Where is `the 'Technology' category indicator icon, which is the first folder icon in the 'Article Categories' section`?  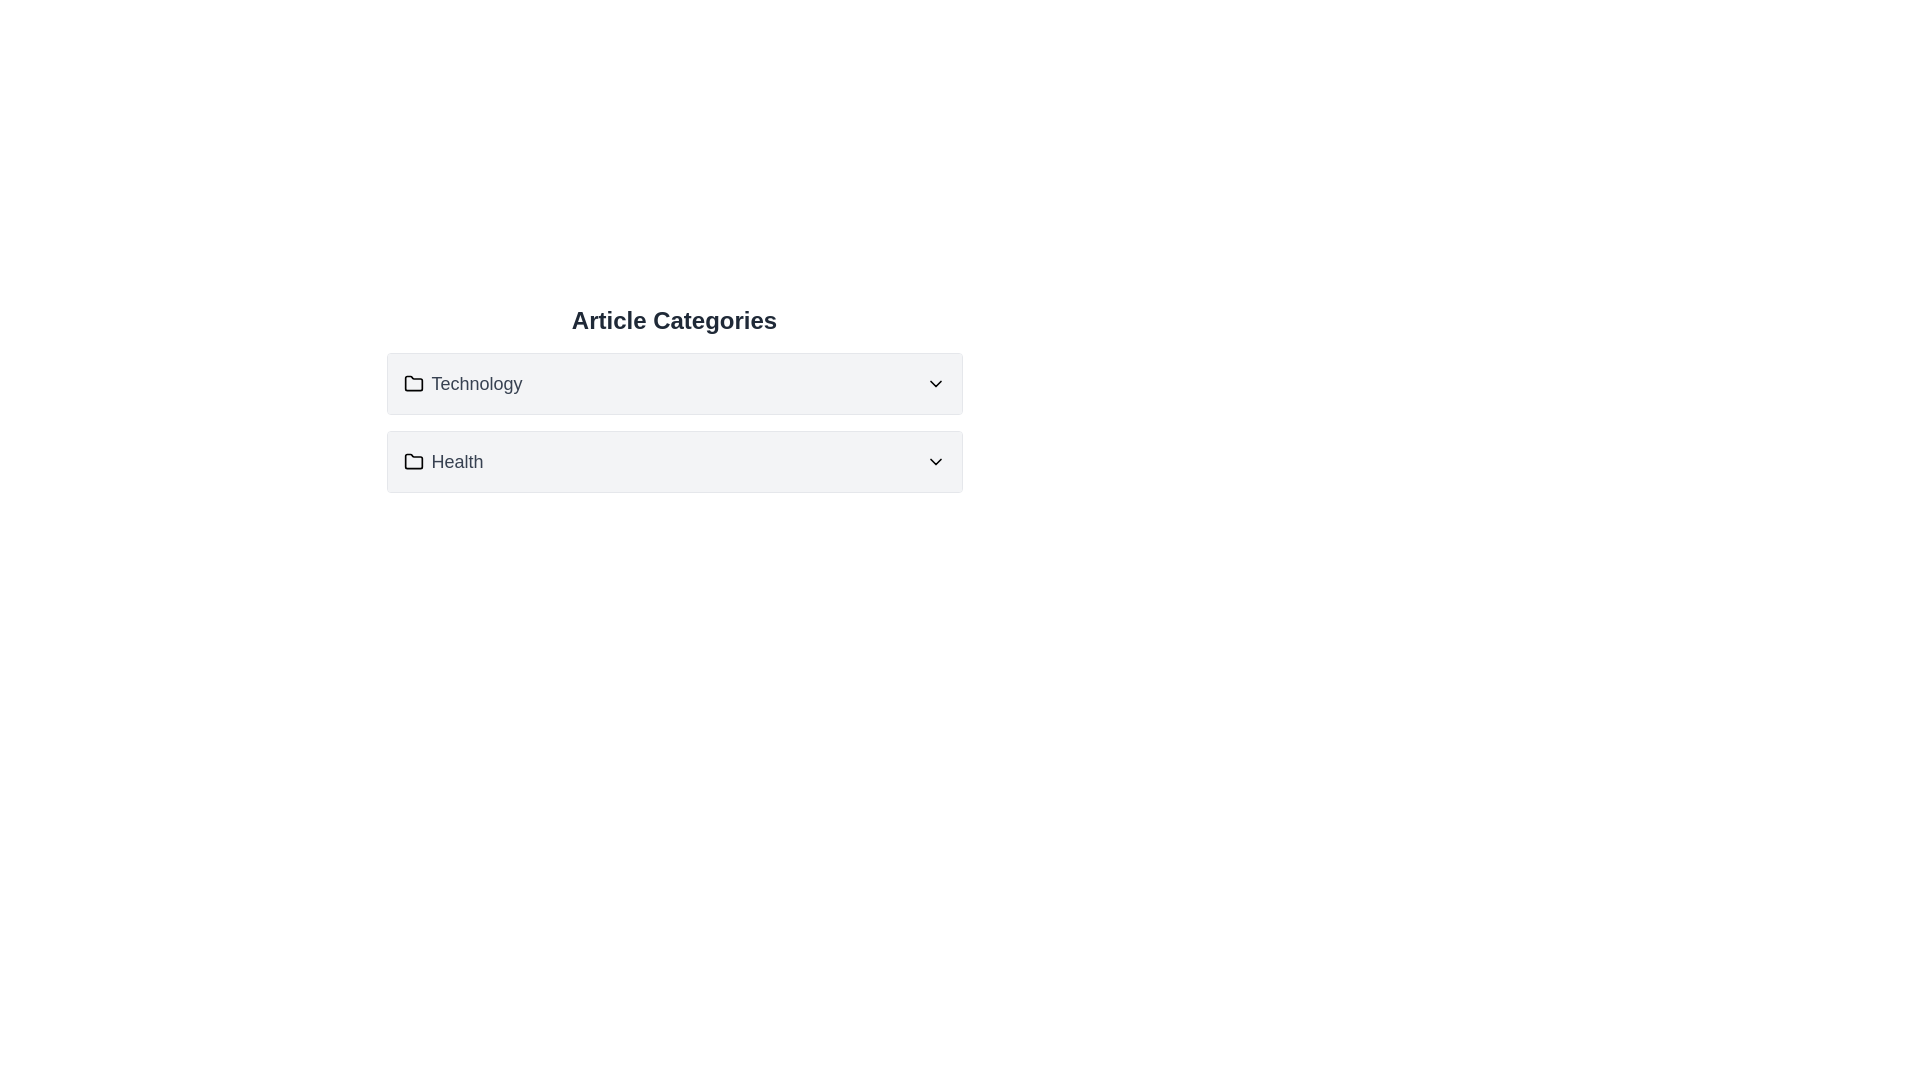 the 'Technology' category indicator icon, which is the first folder icon in the 'Article Categories' section is located at coordinates (412, 383).